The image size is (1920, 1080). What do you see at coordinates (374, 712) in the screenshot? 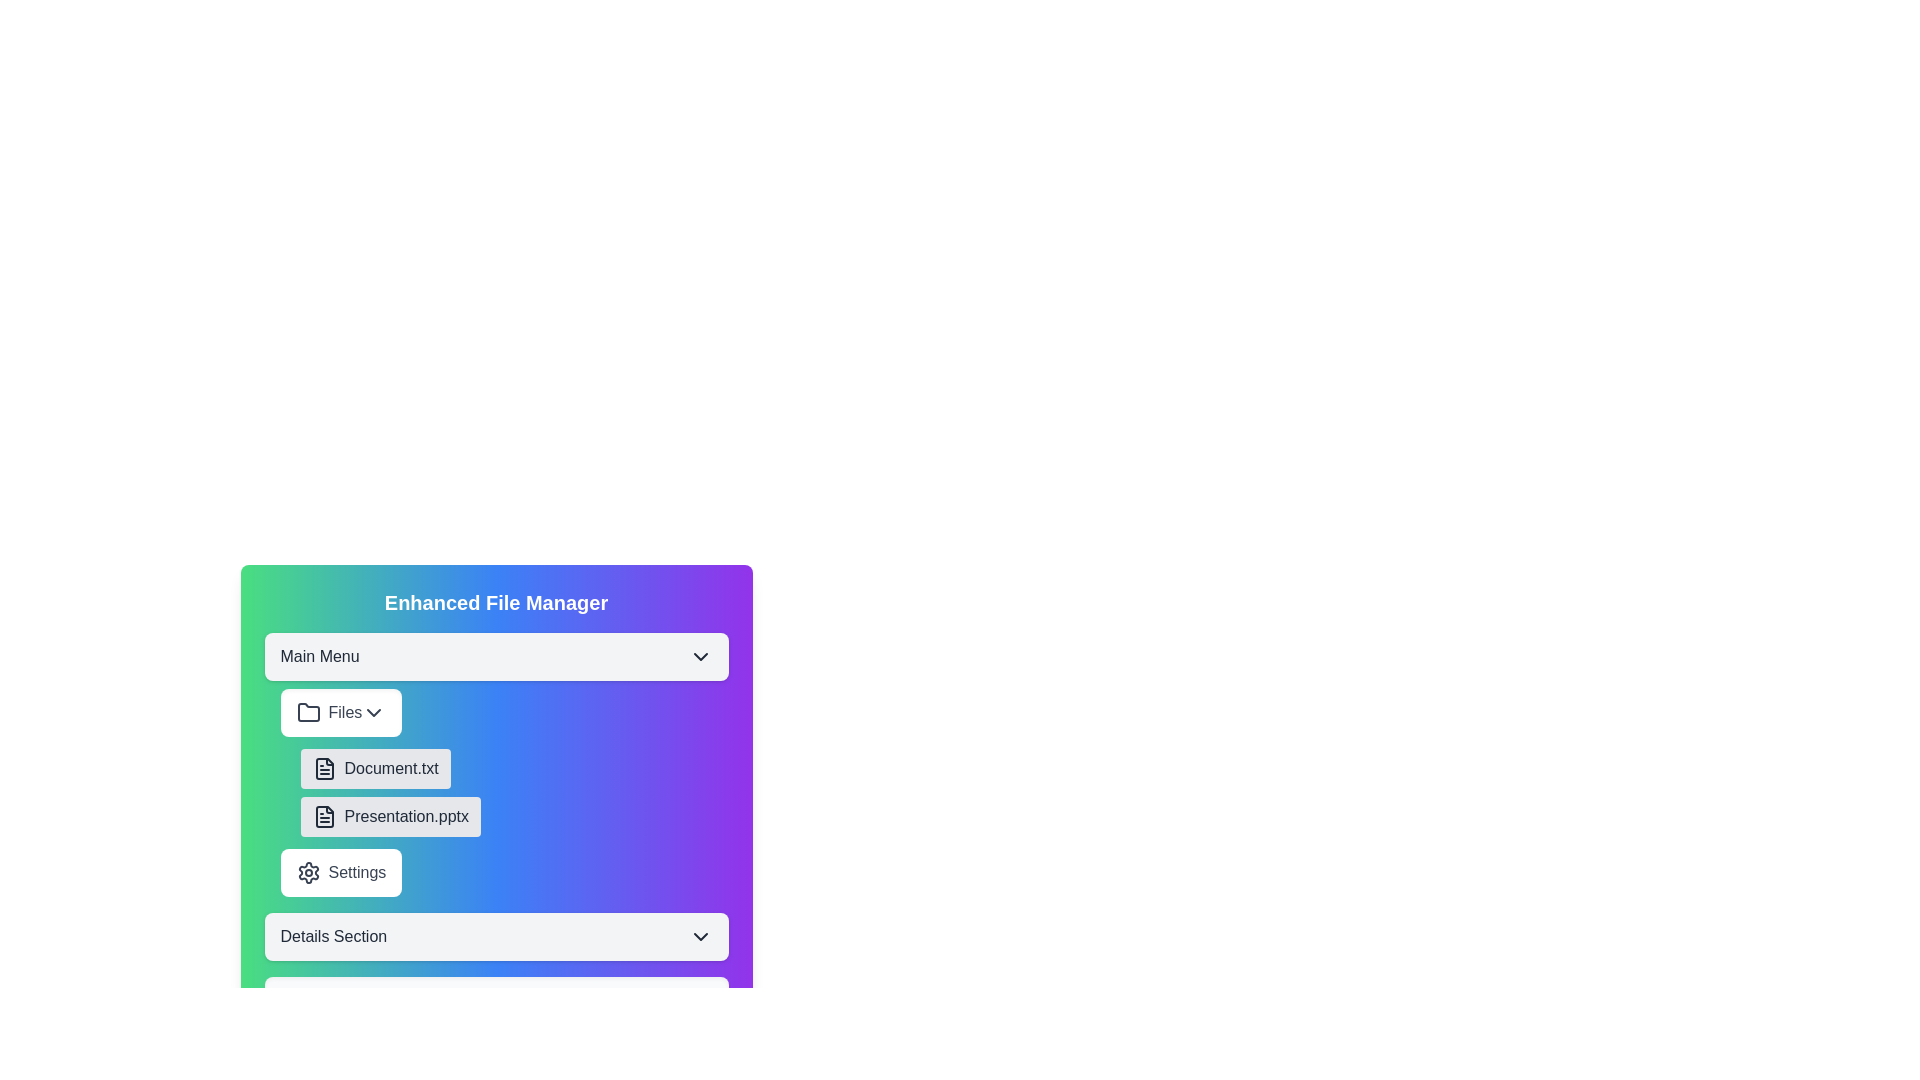
I see `the downward-pointing chevron icon located to the right of the text 'Files'` at bounding box center [374, 712].